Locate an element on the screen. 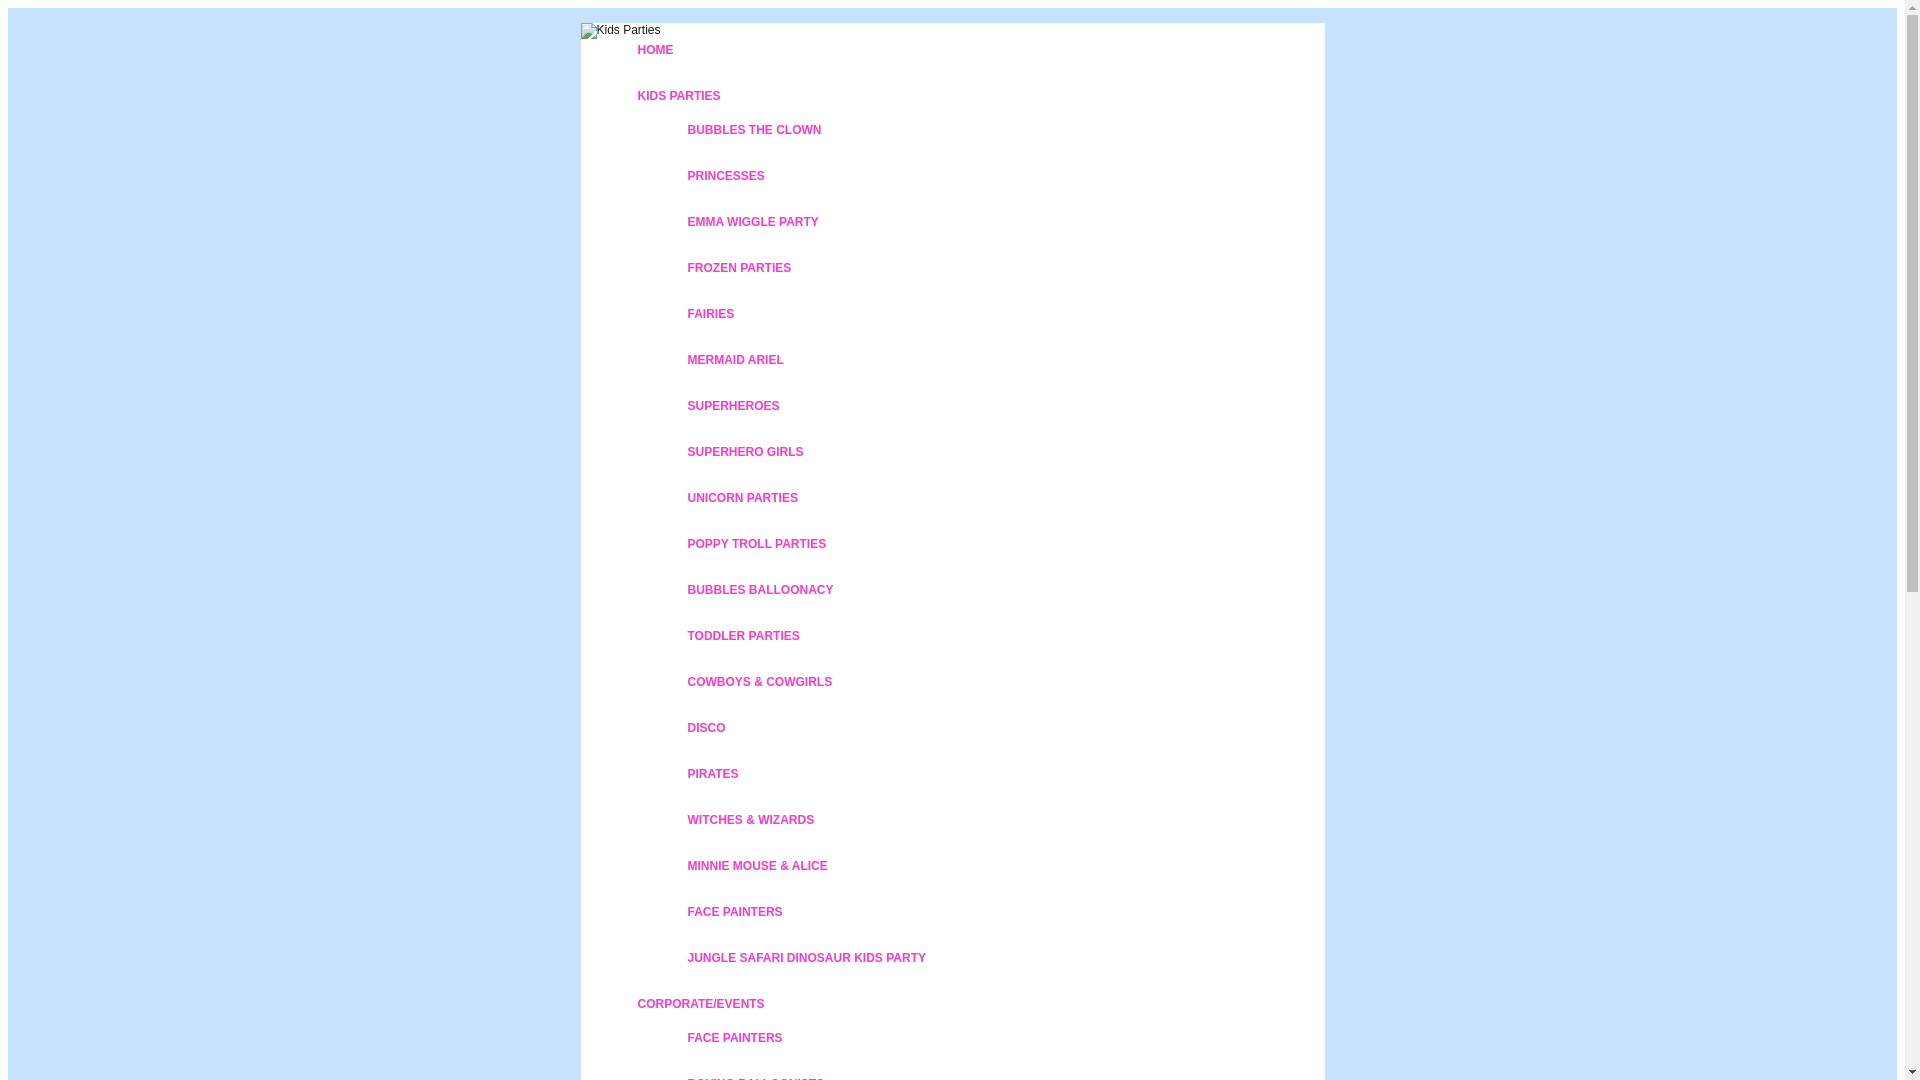 This screenshot has width=1920, height=1080. 'MERMAID ARIEL' is located at coordinates (733, 358).